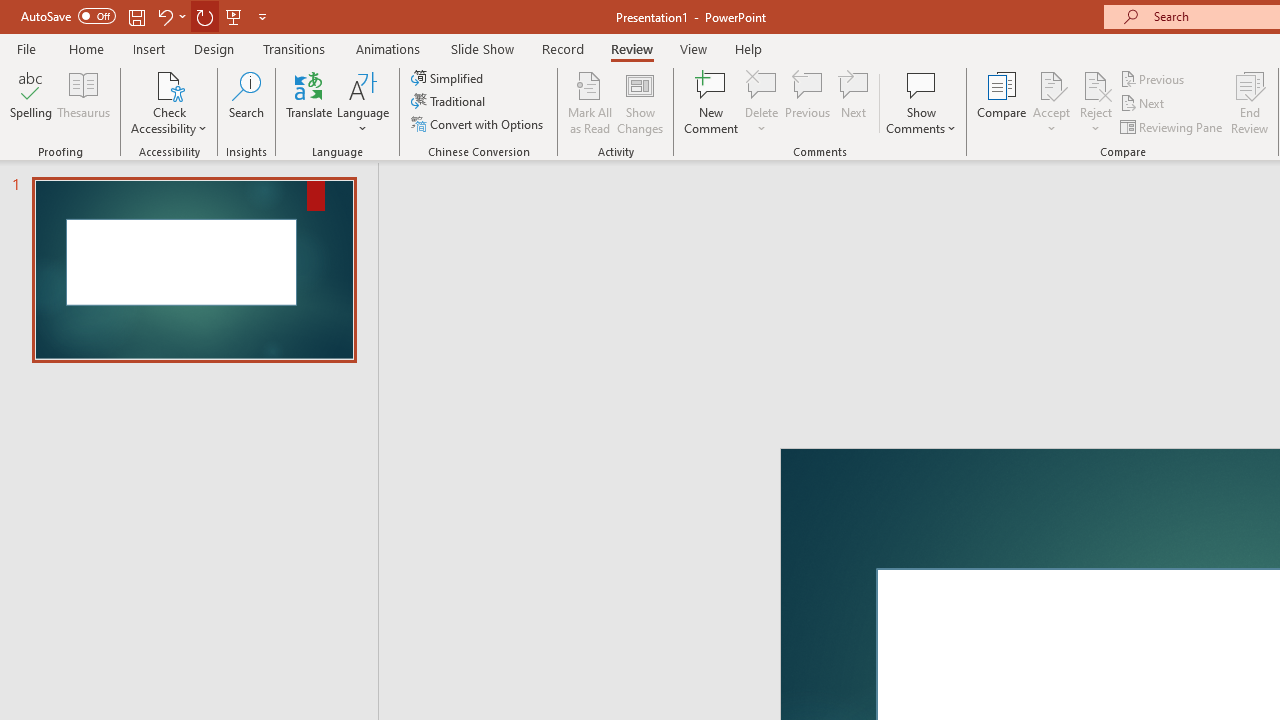 The height and width of the screenshot is (720, 1280). What do you see at coordinates (1095, 84) in the screenshot?
I see `'Reject Change'` at bounding box center [1095, 84].